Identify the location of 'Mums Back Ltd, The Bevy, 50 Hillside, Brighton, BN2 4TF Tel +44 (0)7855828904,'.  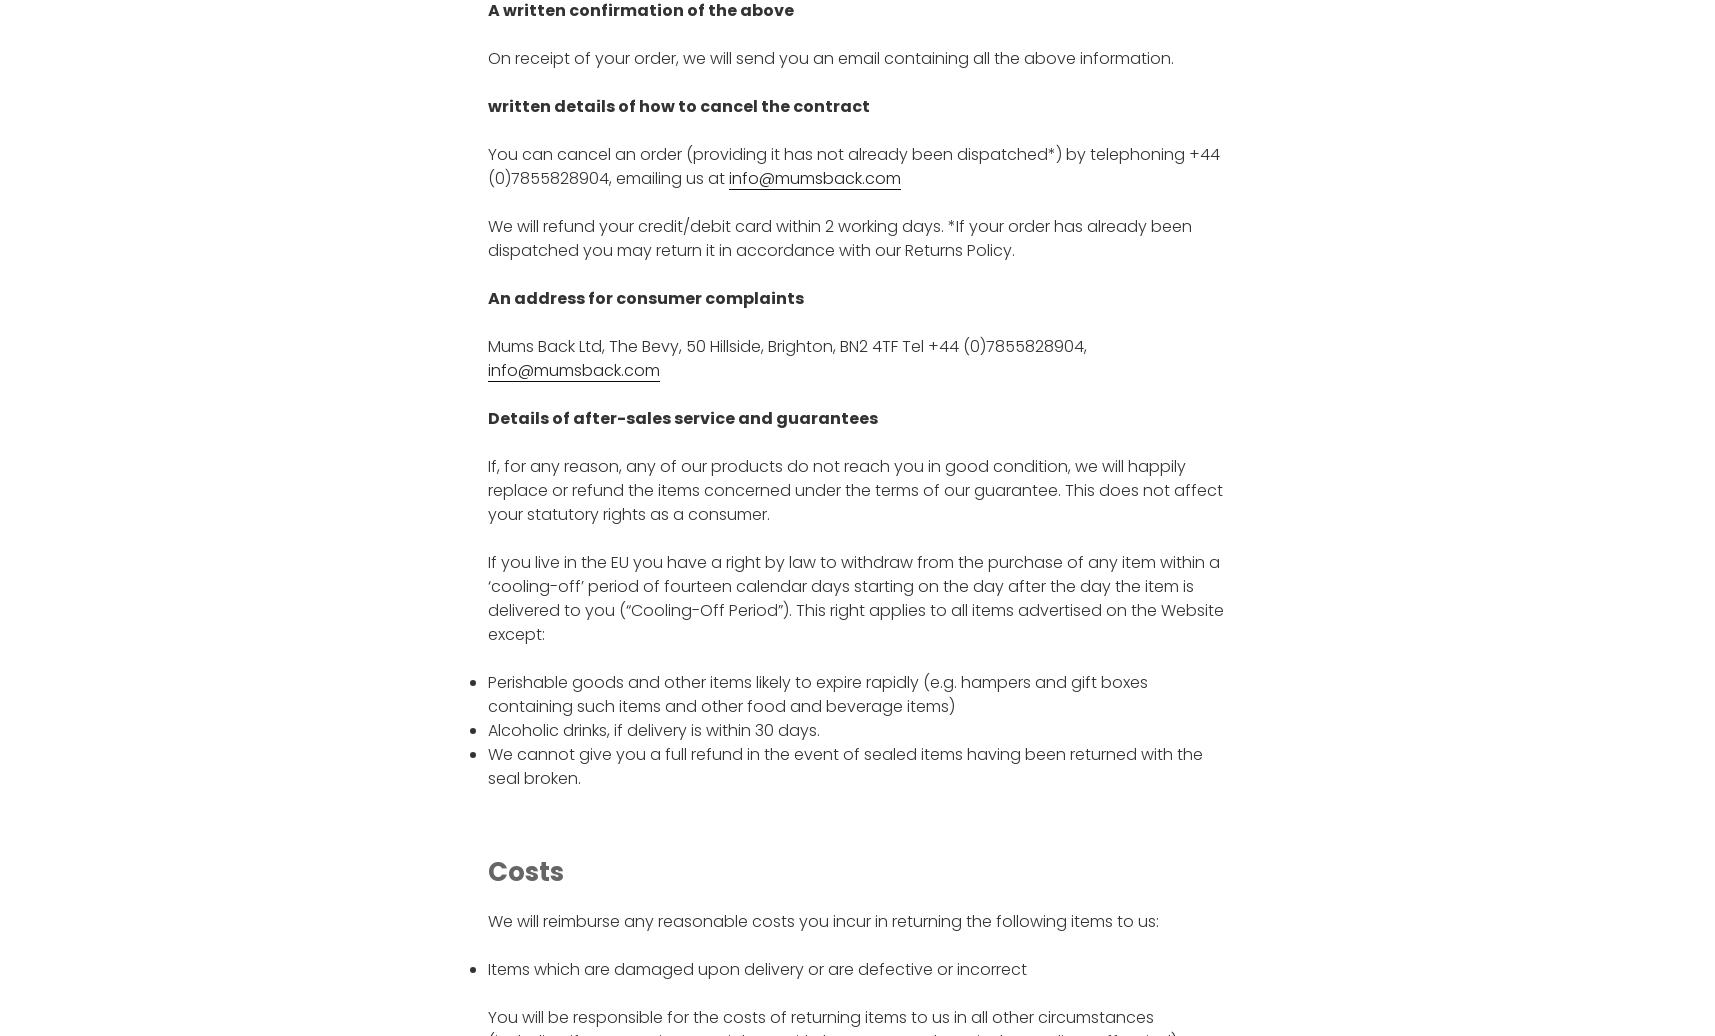
(487, 346).